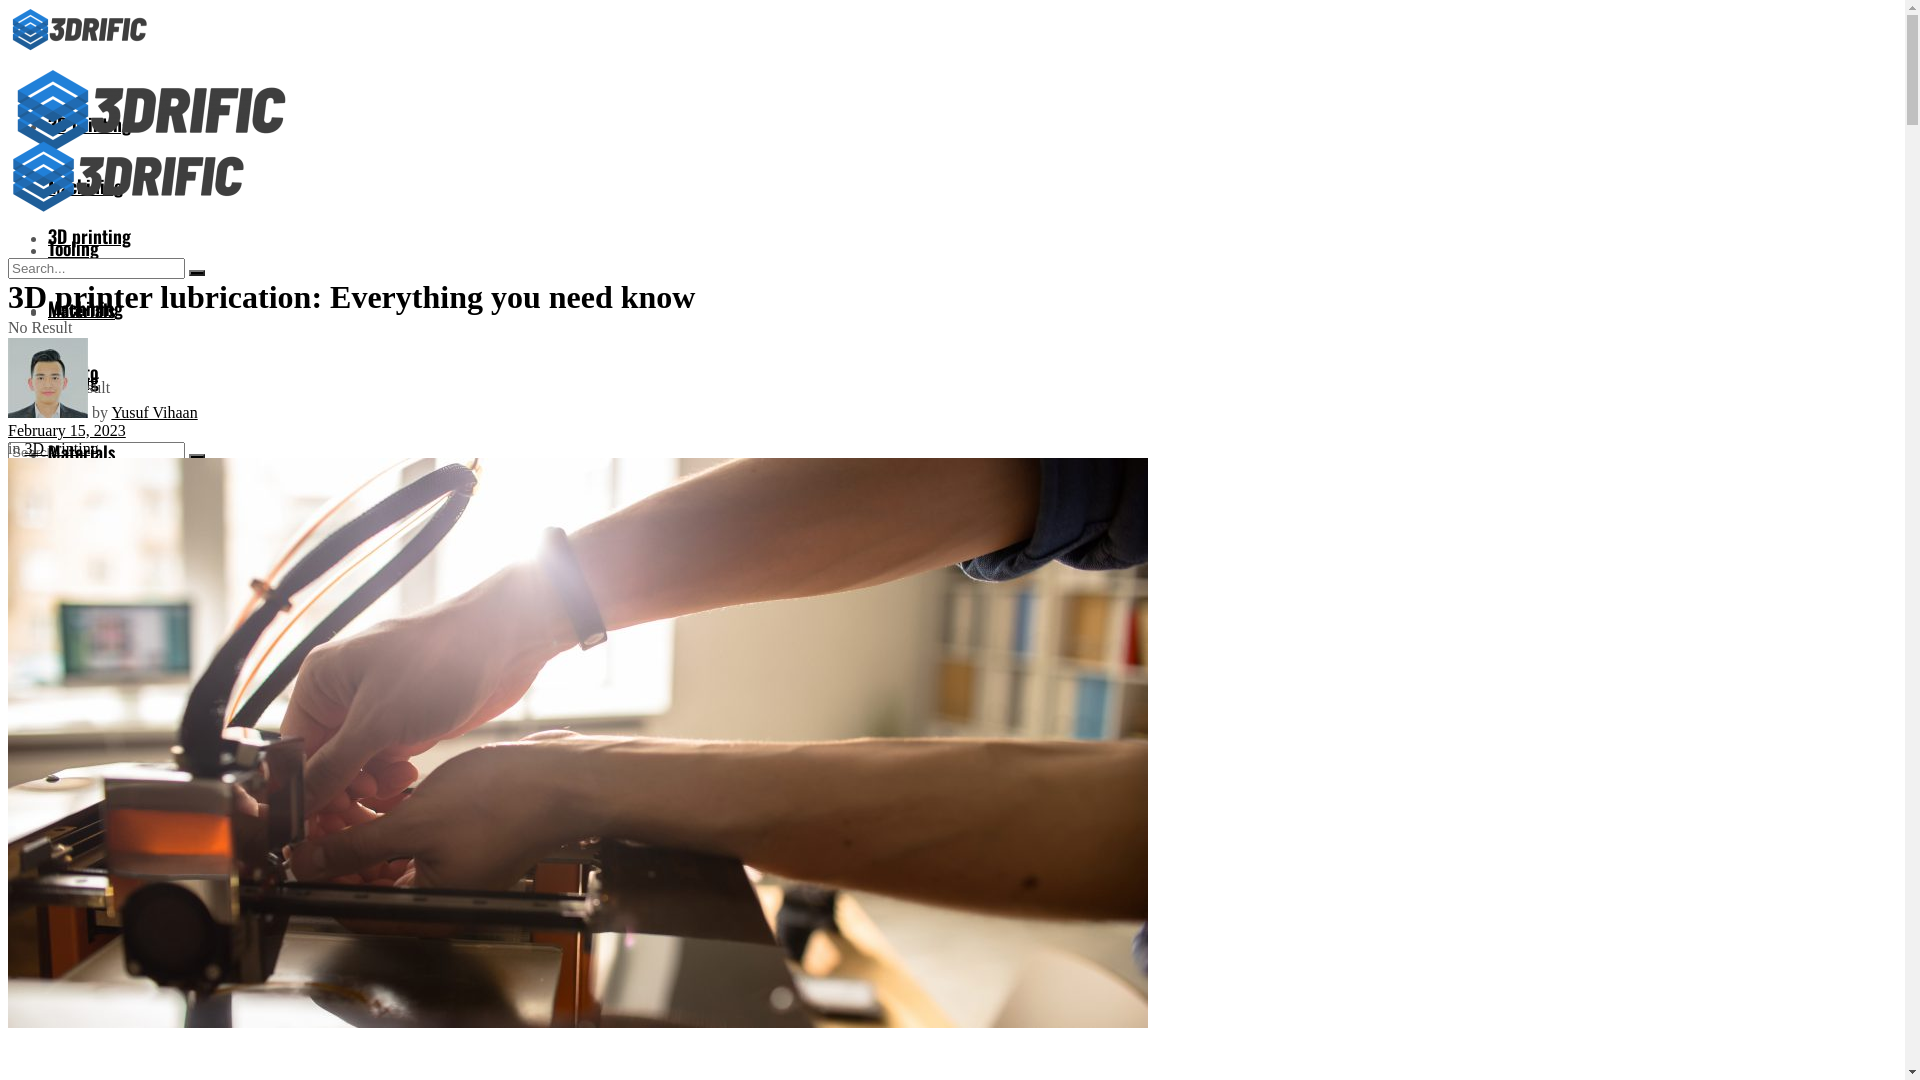 The height and width of the screenshot is (1080, 1920). What do you see at coordinates (84, 308) in the screenshot?
I see `'Machining'` at bounding box center [84, 308].